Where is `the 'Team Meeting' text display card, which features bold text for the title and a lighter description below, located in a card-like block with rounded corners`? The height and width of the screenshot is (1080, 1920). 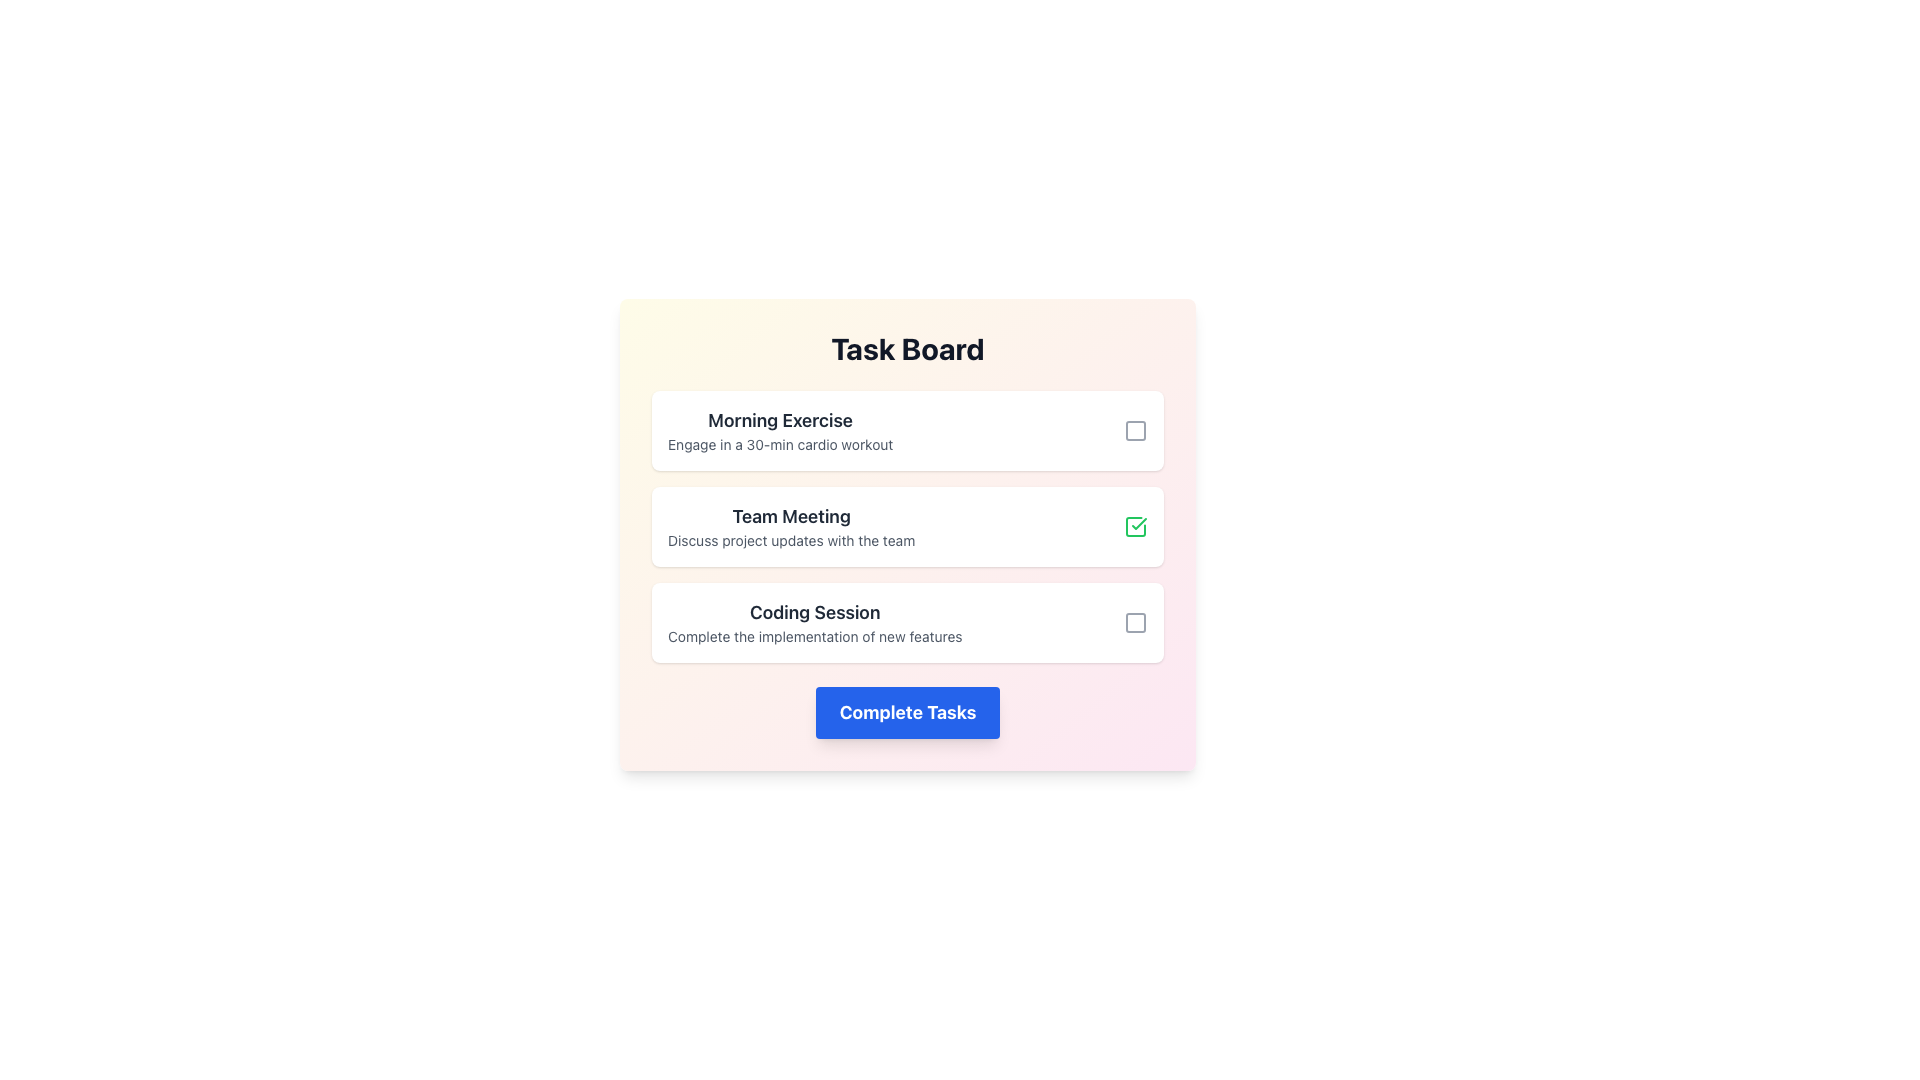
the 'Team Meeting' text display card, which features bold text for the title and a lighter description below, located in a card-like block with rounded corners is located at coordinates (790, 526).